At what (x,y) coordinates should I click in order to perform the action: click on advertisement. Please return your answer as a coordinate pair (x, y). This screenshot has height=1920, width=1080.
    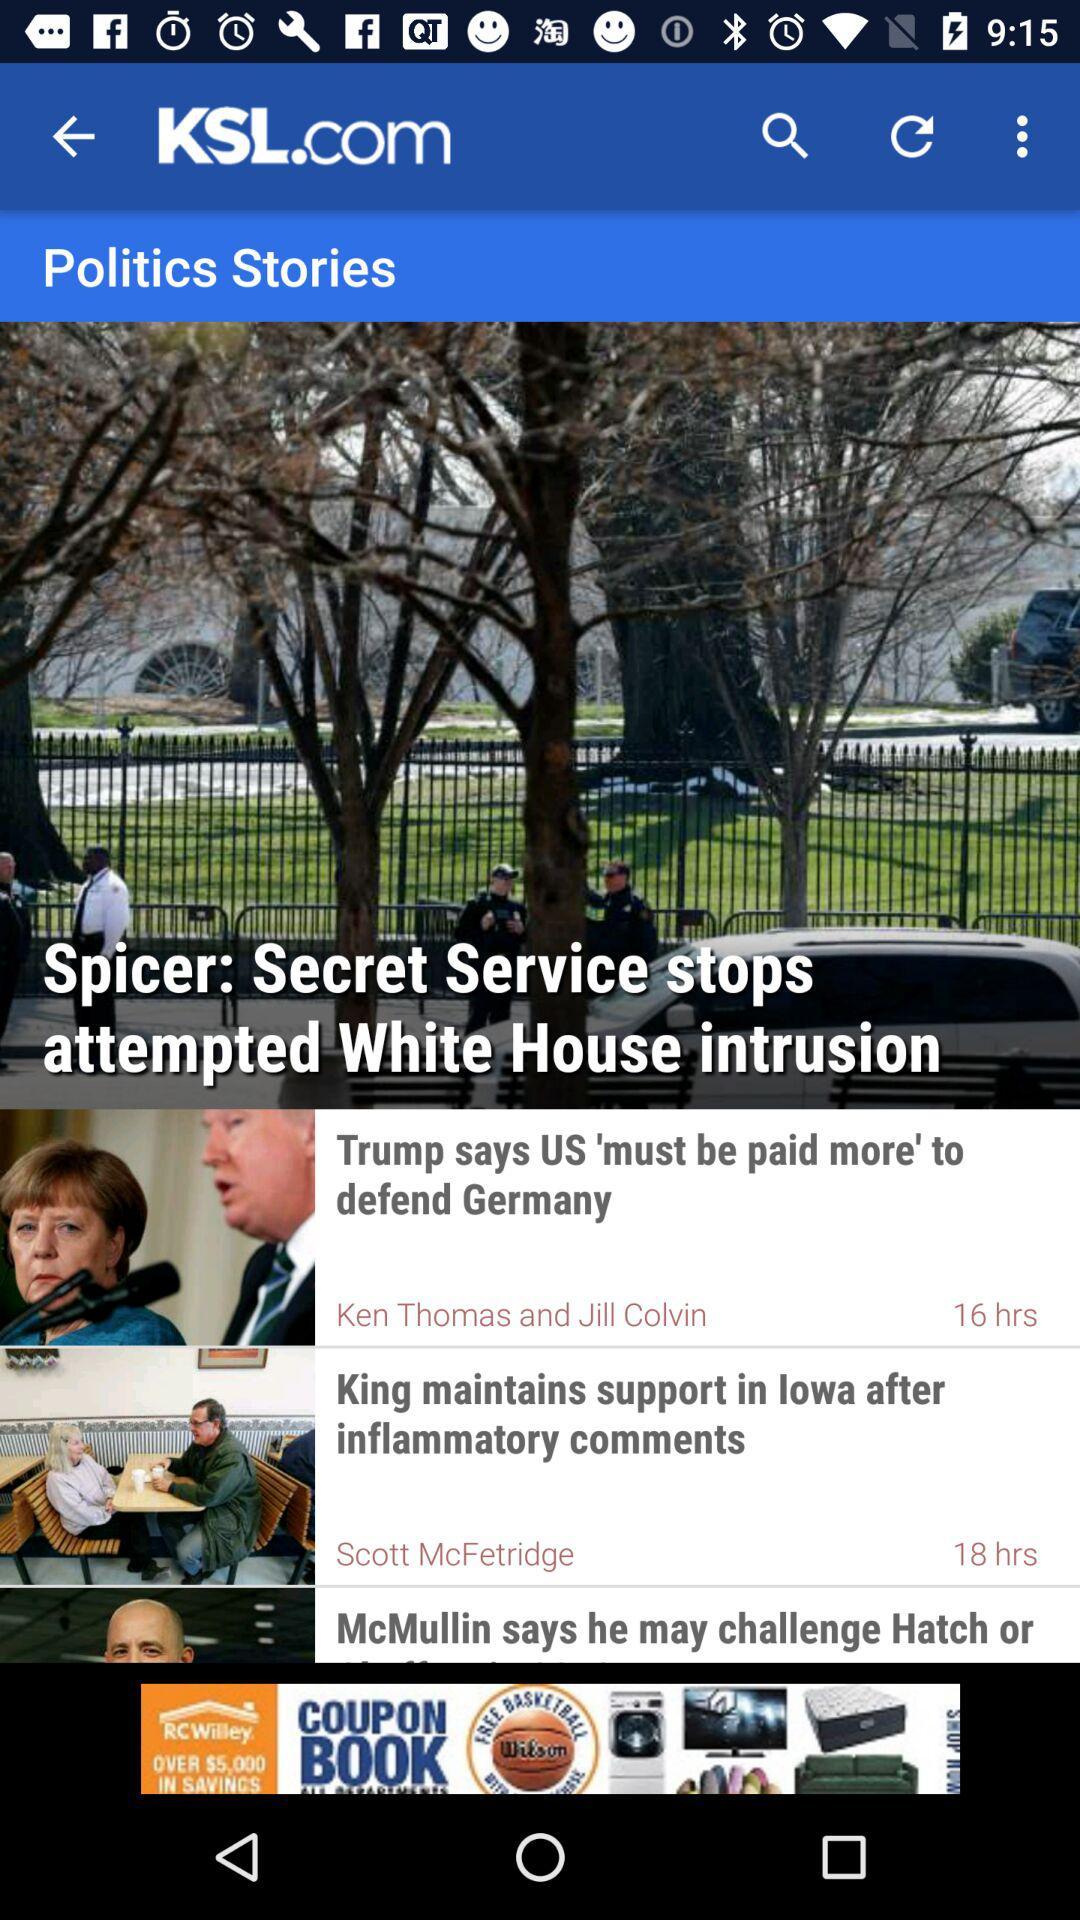
    Looking at the image, I should click on (540, 1727).